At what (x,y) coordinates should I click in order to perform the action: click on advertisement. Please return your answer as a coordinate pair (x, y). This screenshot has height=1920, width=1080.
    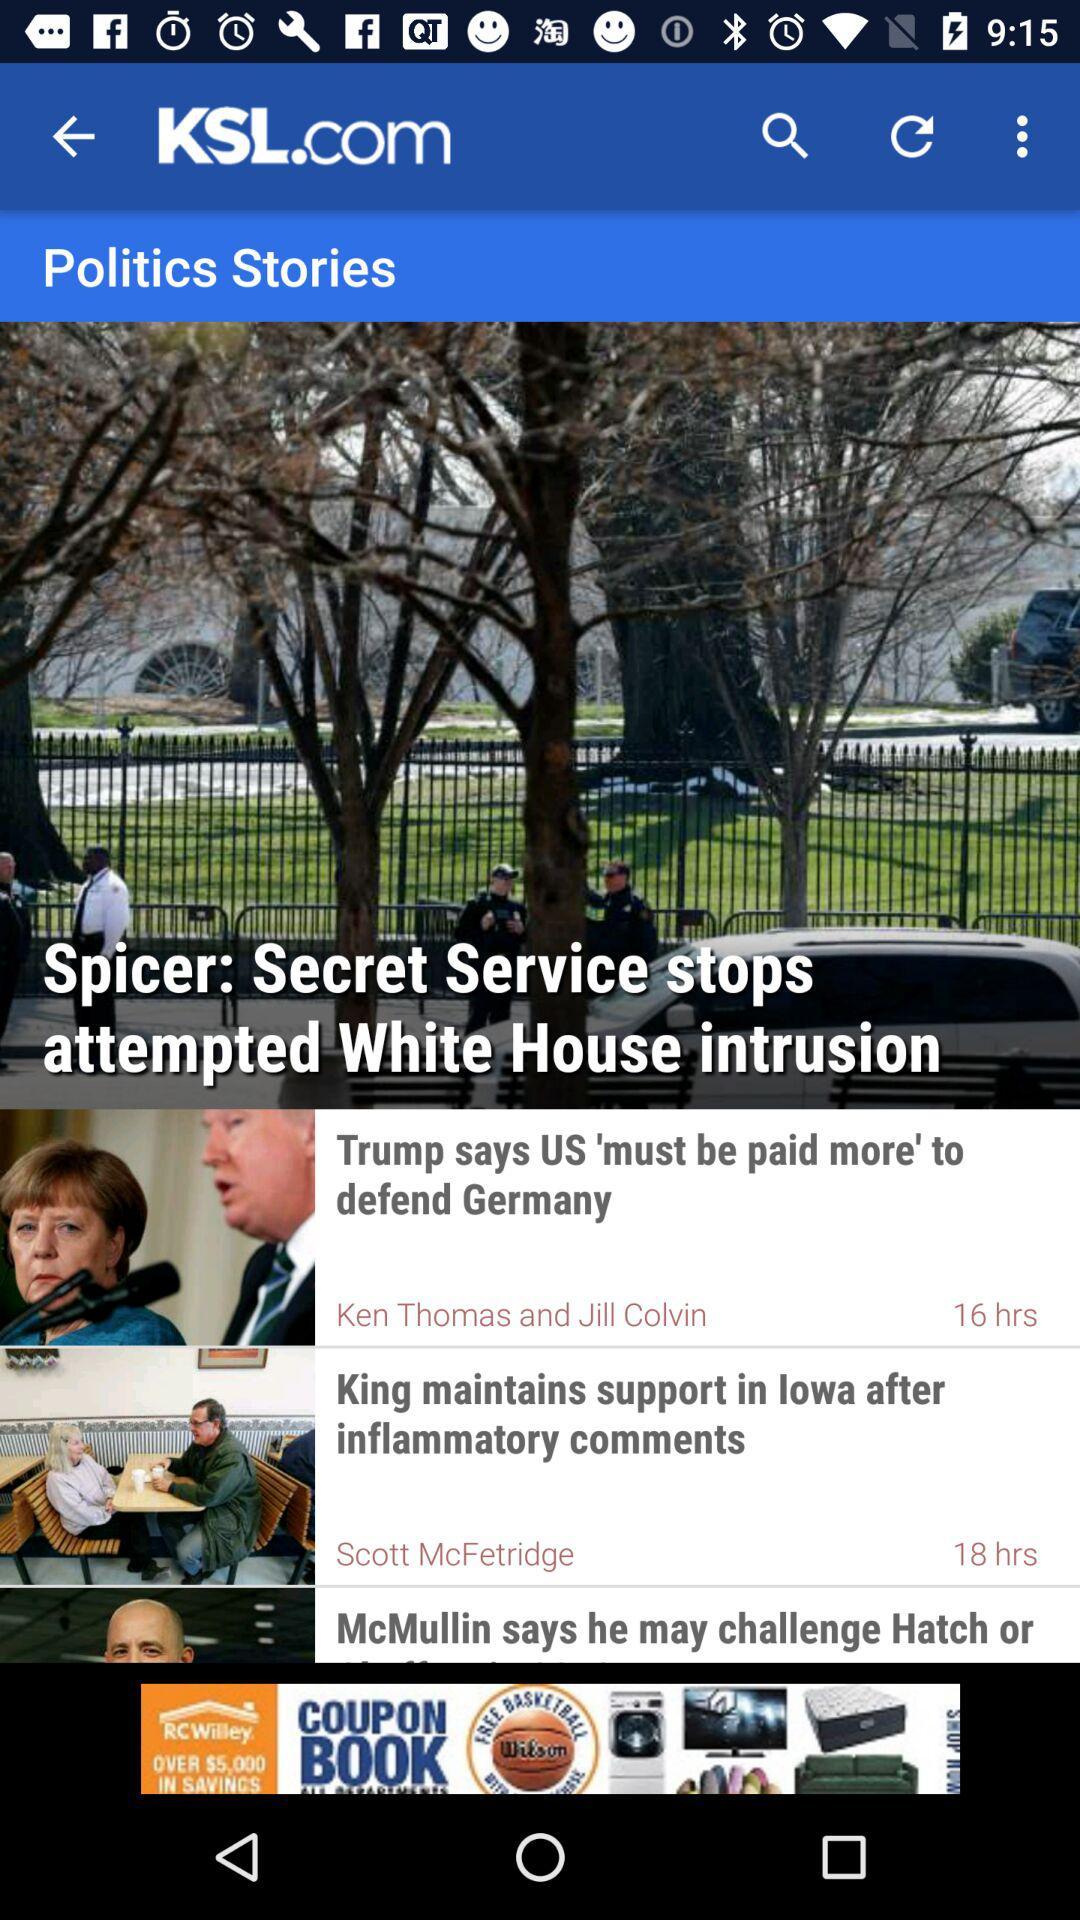
    Looking at the image, I should click on (540, 1727).